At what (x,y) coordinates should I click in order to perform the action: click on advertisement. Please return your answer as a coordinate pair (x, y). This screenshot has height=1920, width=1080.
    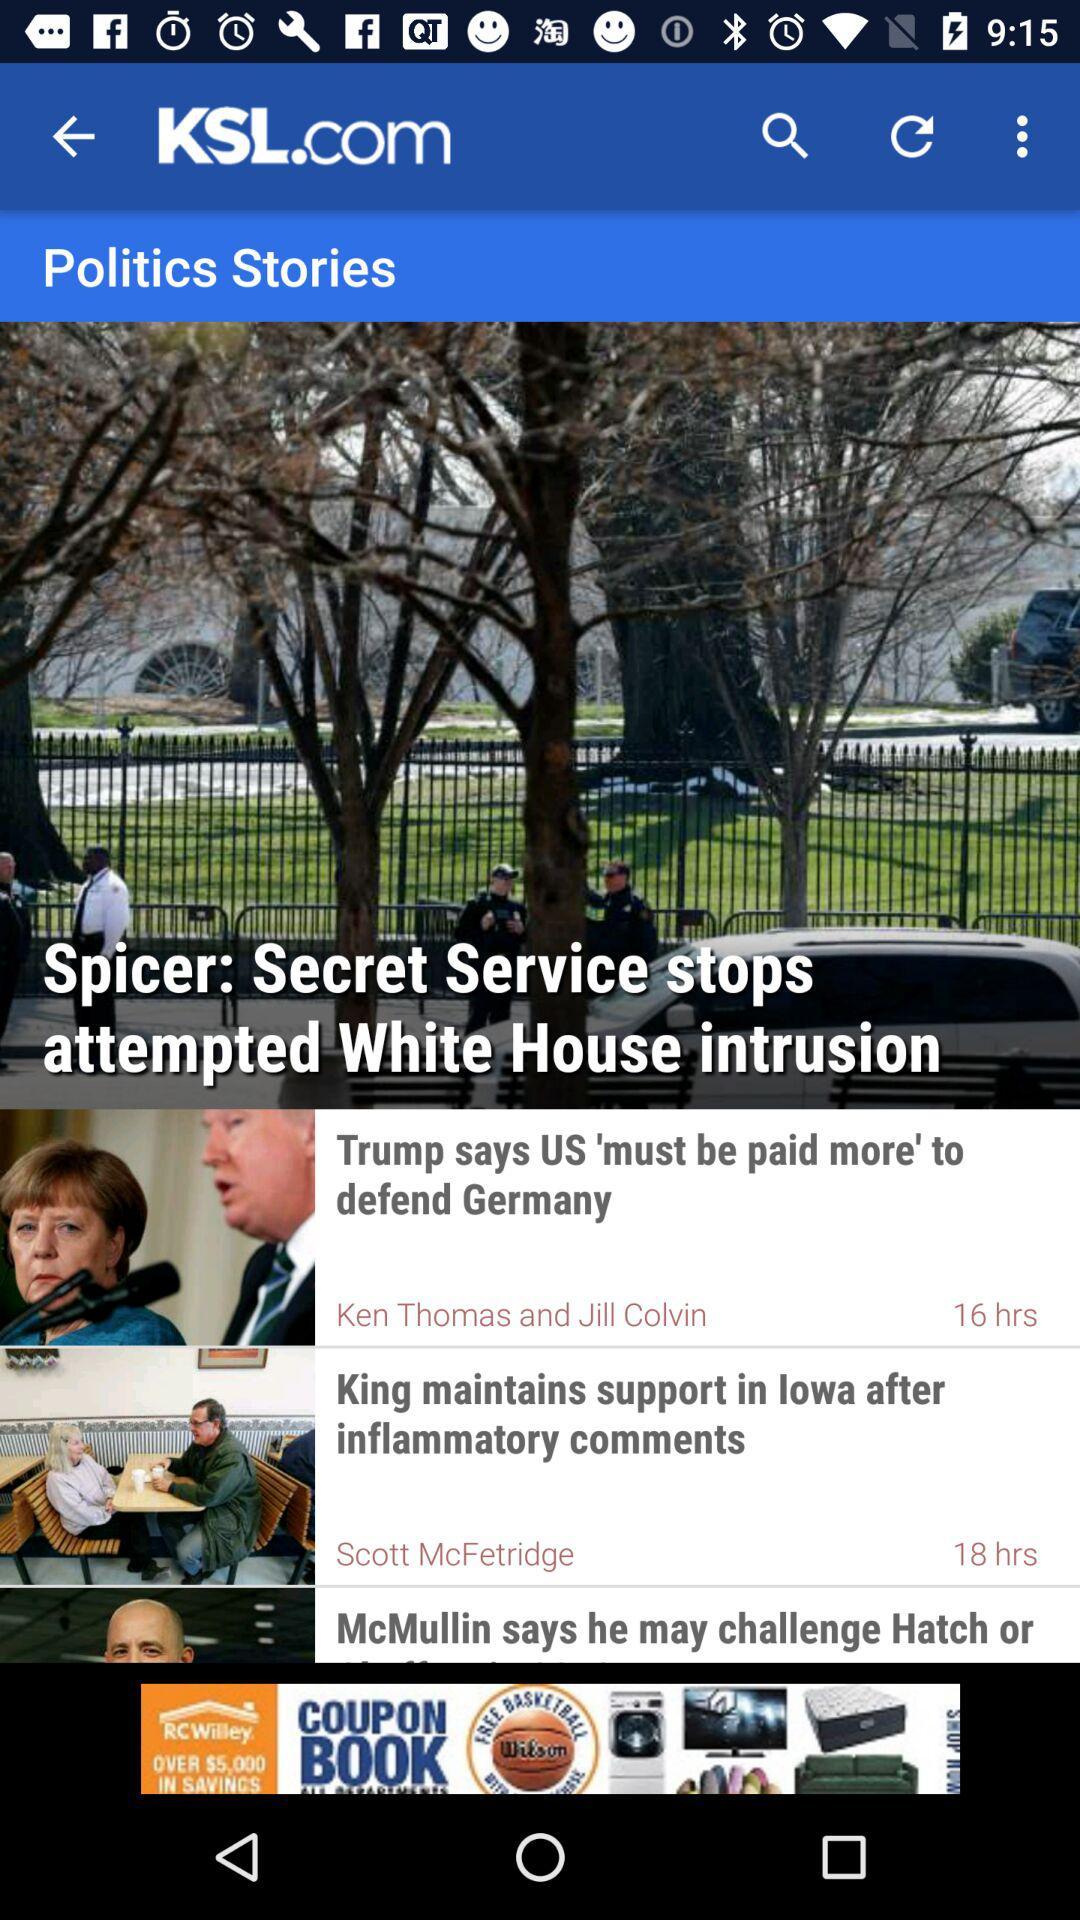
    Looking at the image, I should click on (540, 1727).